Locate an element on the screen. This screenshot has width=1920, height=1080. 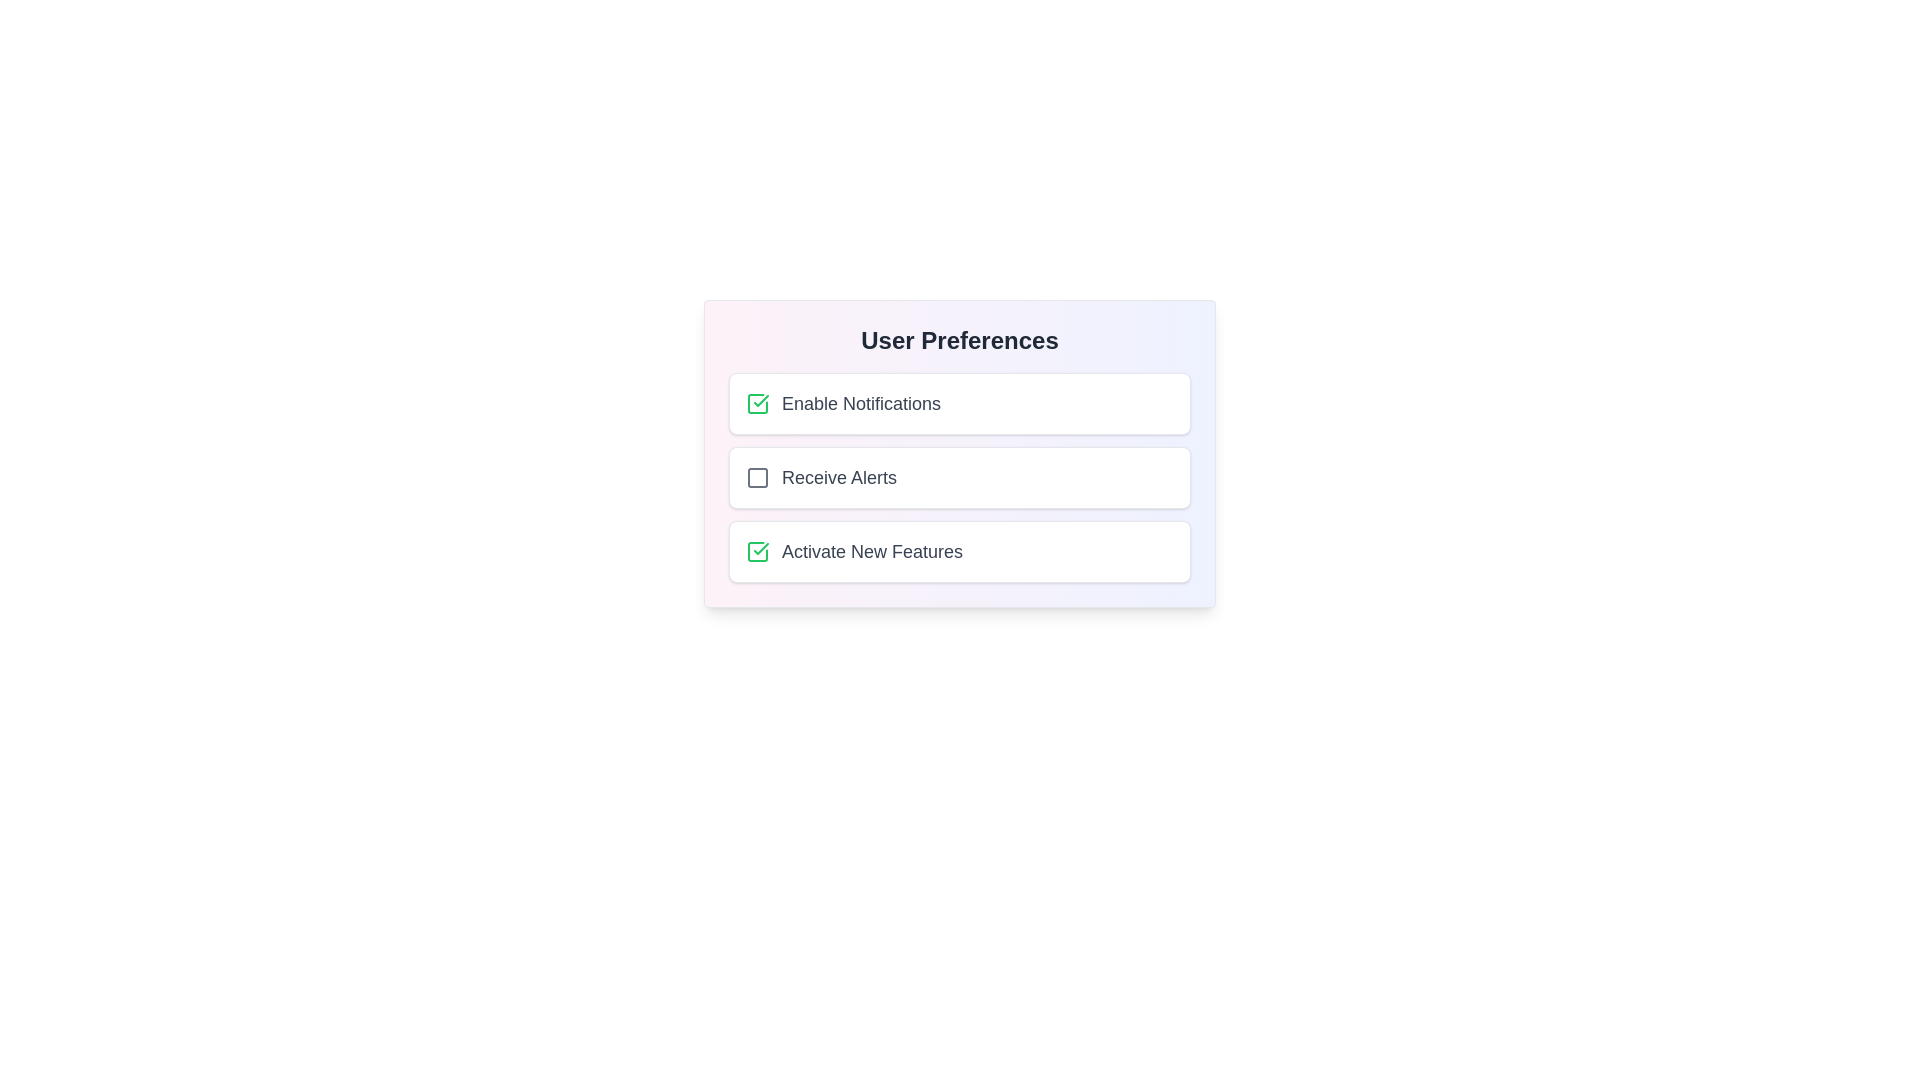
the checkmark icon within the square located under the 'User Preferences' section is located at coordinates (760, 548).